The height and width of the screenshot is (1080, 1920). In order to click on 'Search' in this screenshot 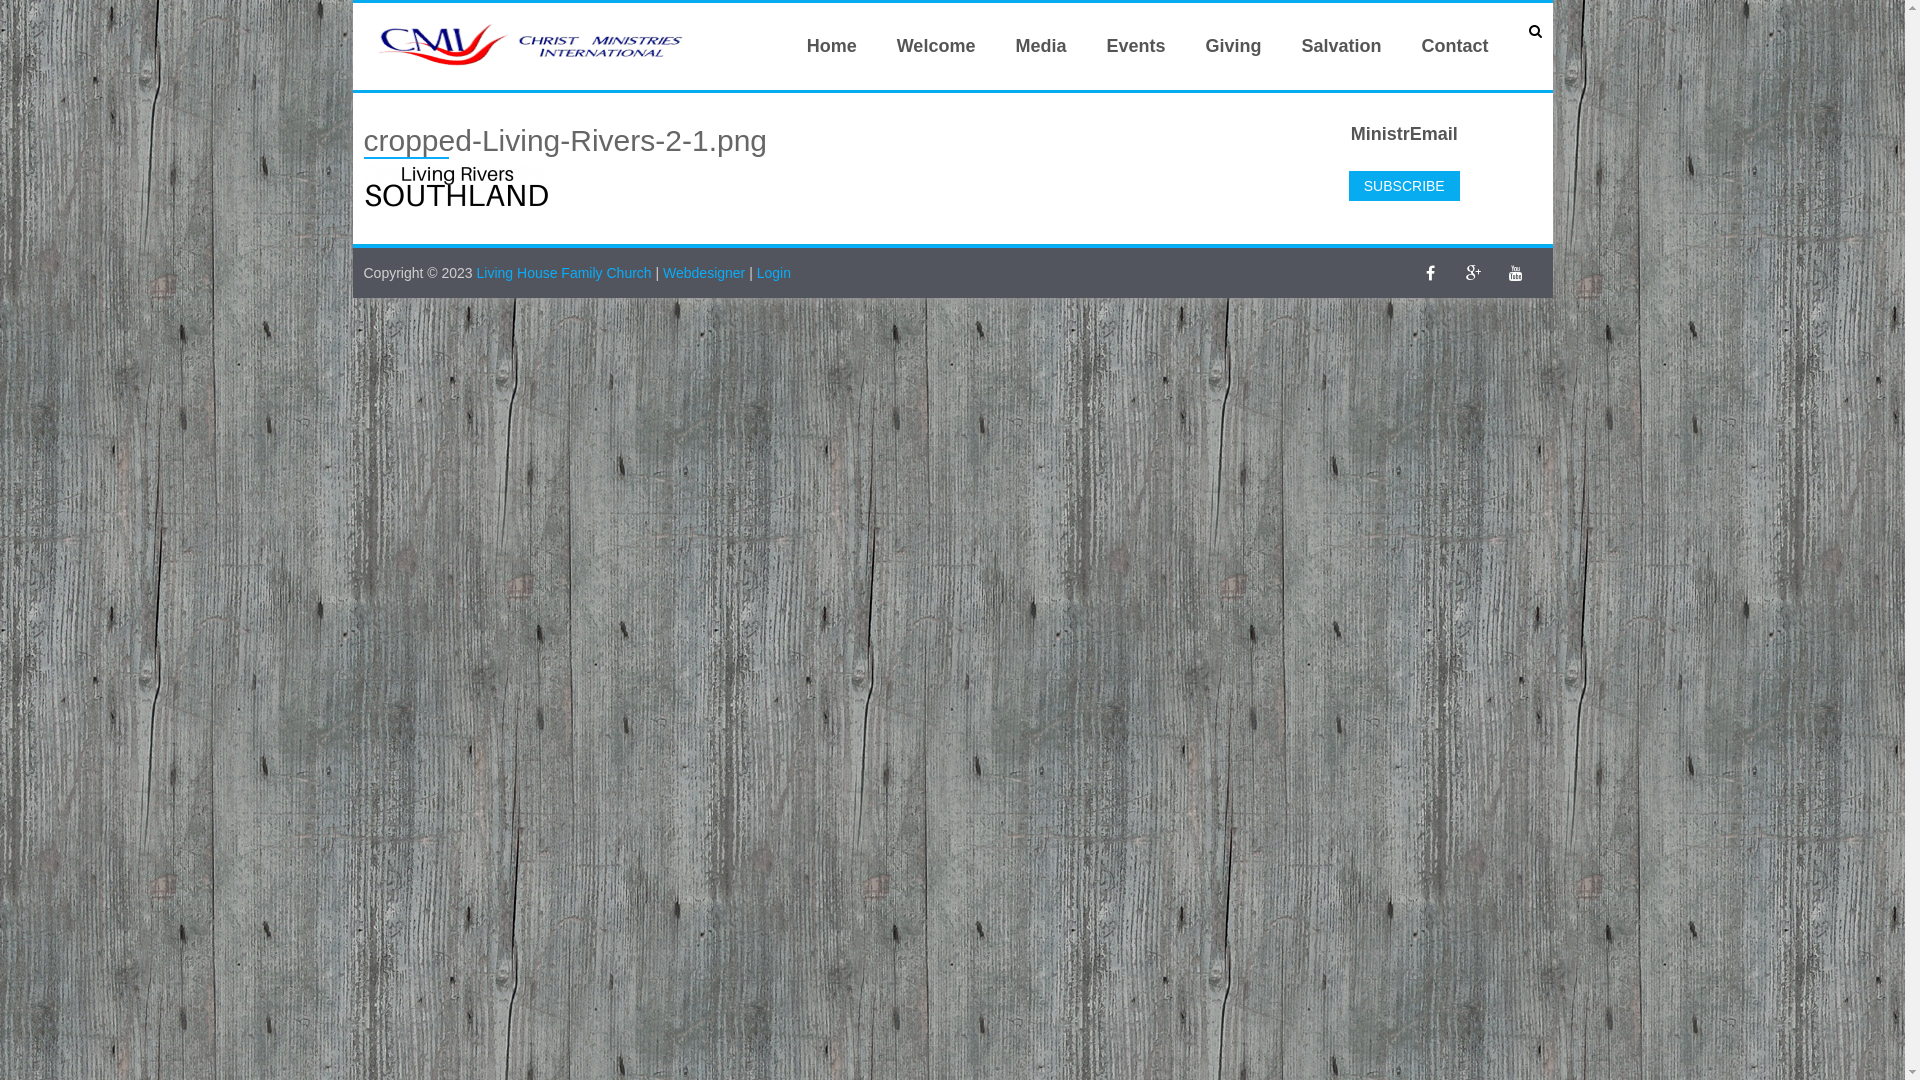, I will do `click(43, 16)`.